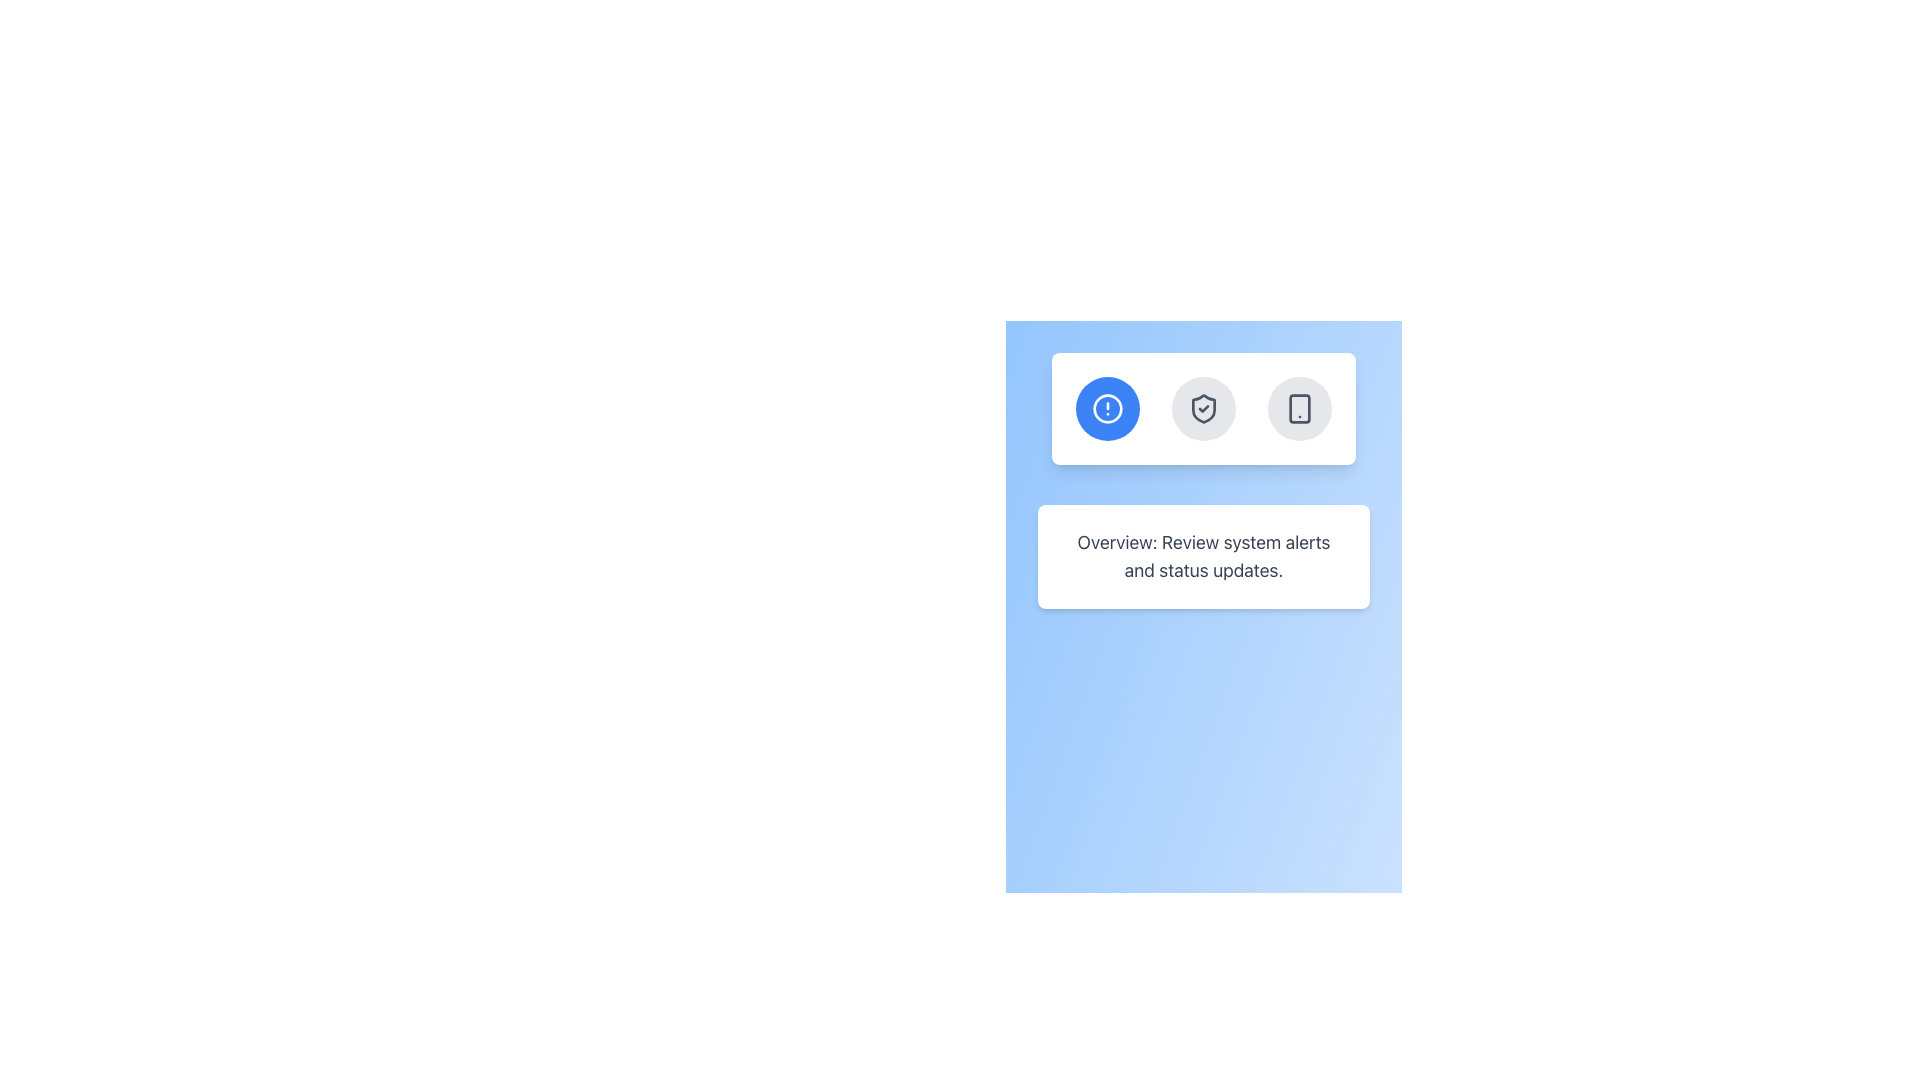 The image size is (1920, 1080). What do you see at coordinates (1203, 407) in the screenshot?
I see `the middle button in a horizontal row of three buttons, which features a shield-and-check icon` at bounding box center [1203, 407].